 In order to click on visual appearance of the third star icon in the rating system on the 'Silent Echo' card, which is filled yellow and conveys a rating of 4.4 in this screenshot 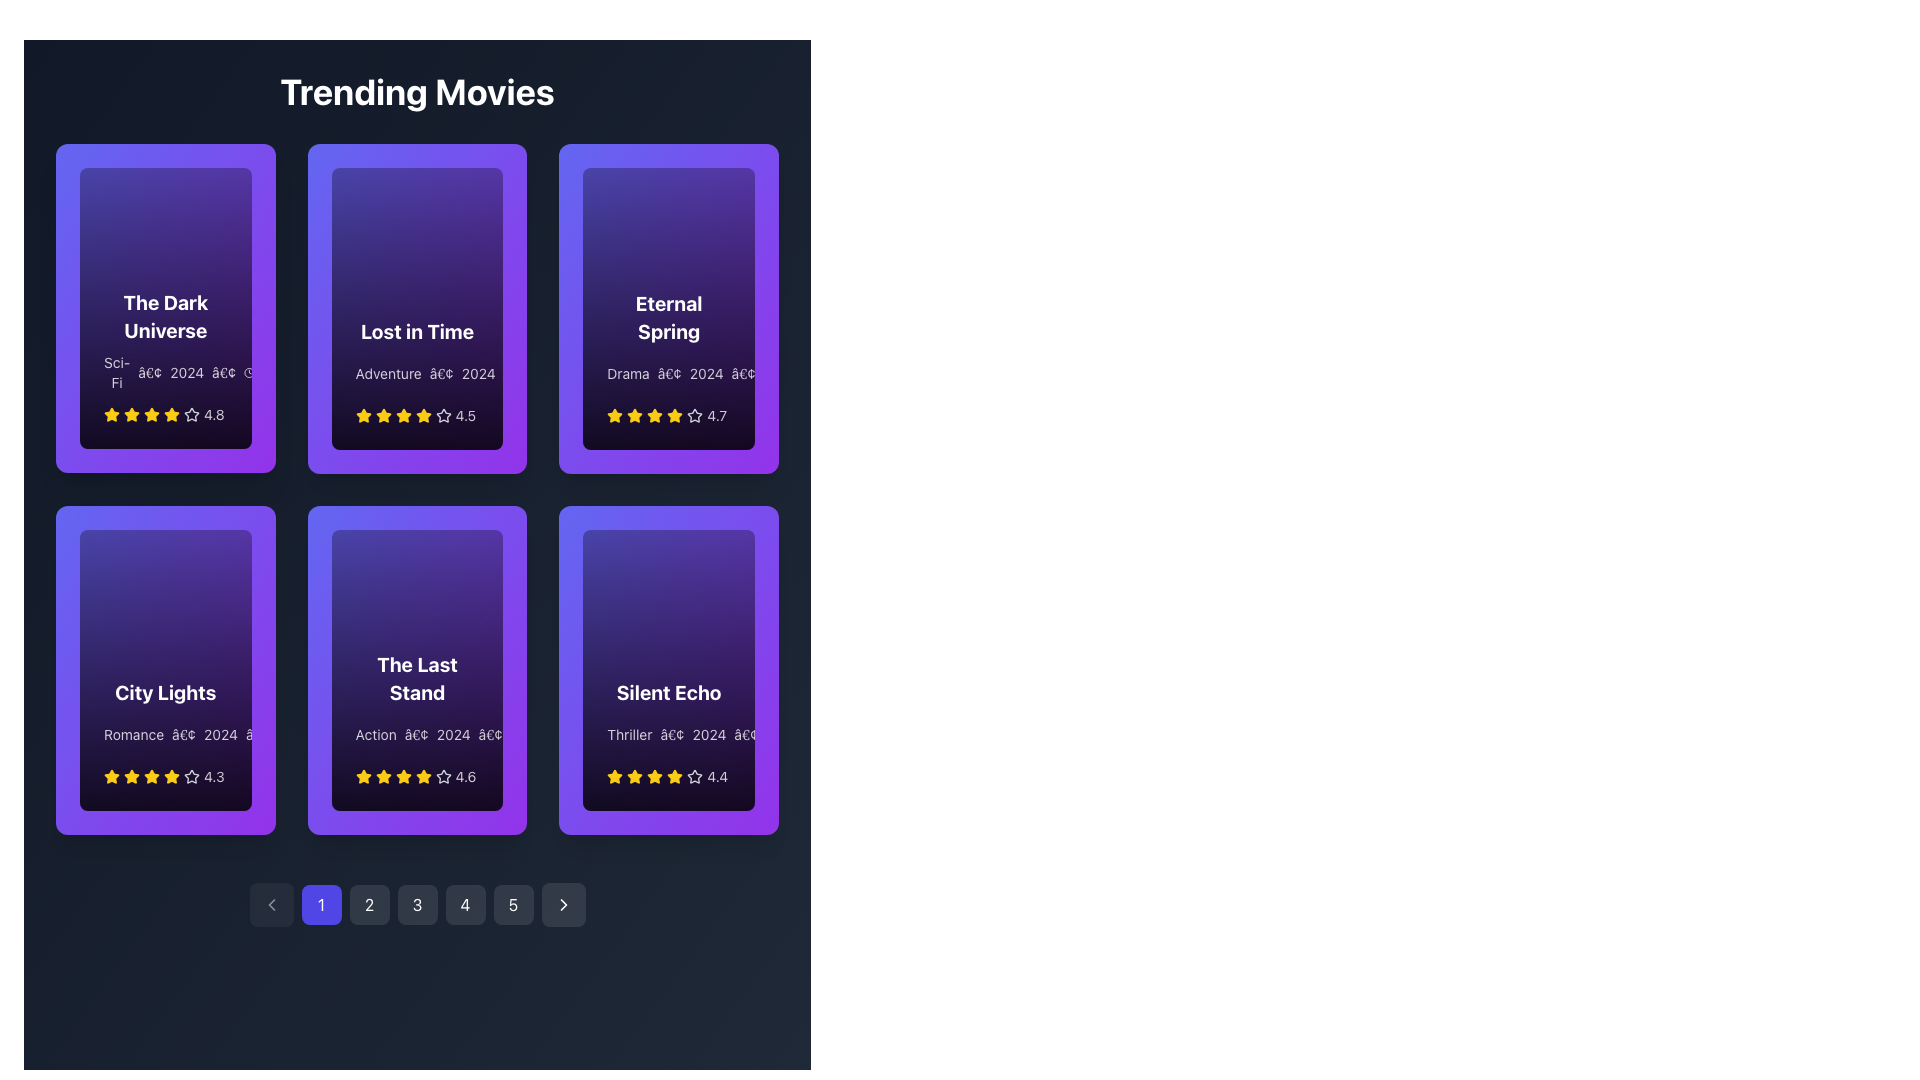, I will do `click(634, 775)`.